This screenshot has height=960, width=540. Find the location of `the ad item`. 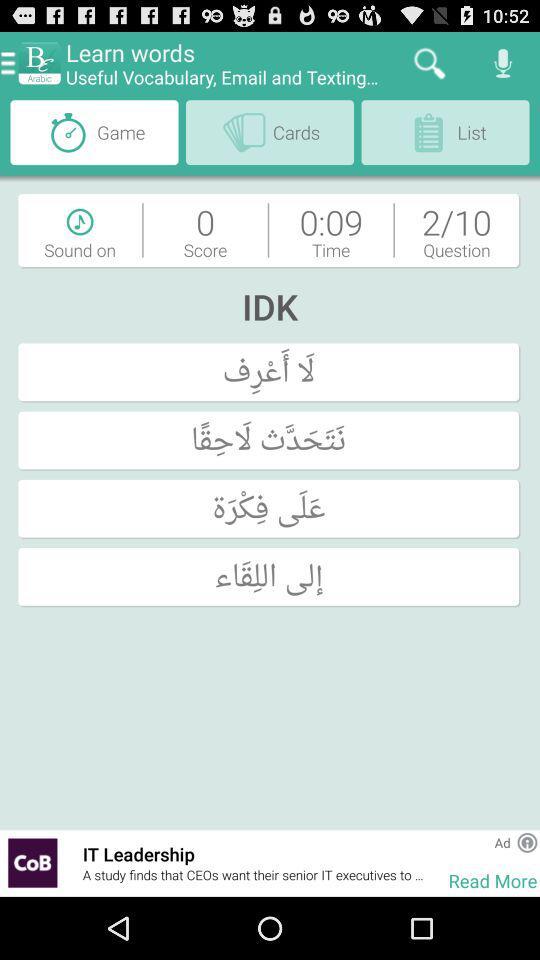

the ad item is located at coordinates (501, 841).